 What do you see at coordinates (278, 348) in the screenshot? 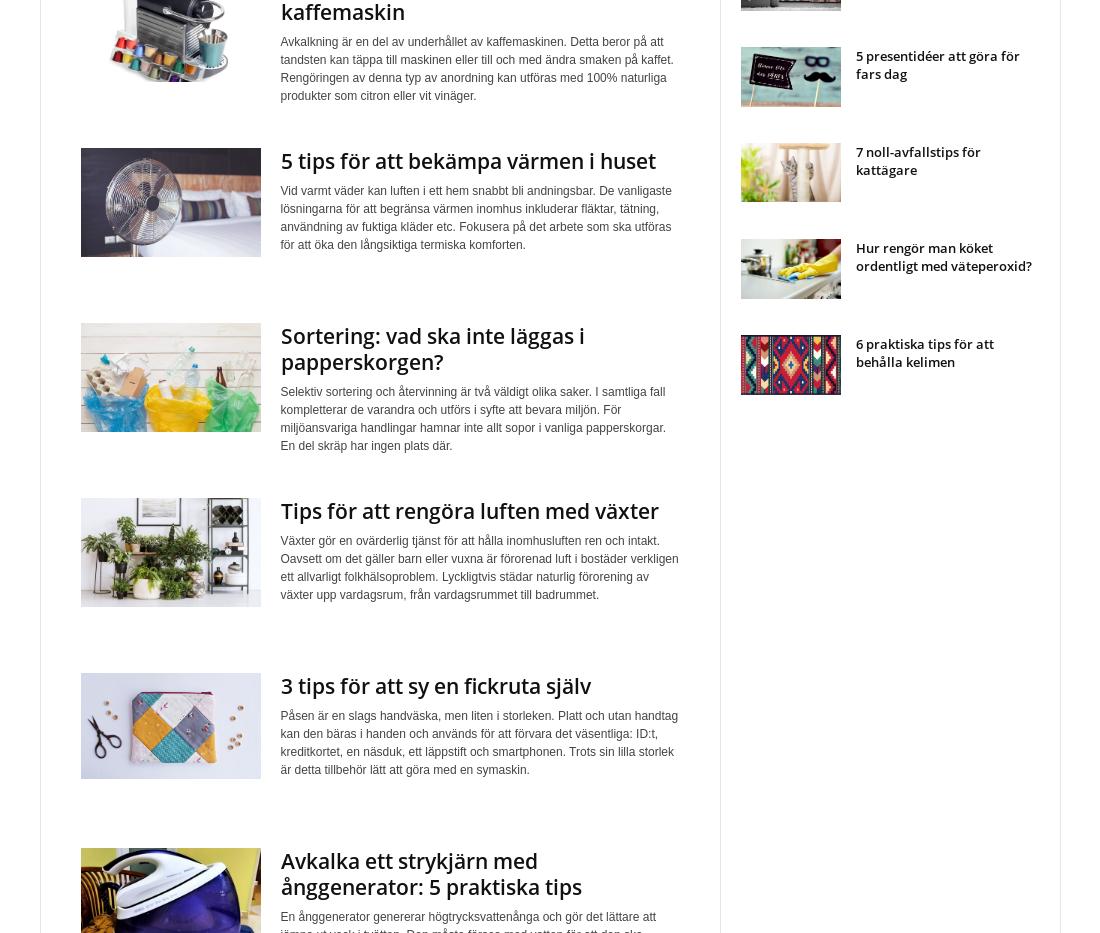
I see `'Sortering: vad ska inte läggas i papperskorgen?'` at bounding box center [278, 348].